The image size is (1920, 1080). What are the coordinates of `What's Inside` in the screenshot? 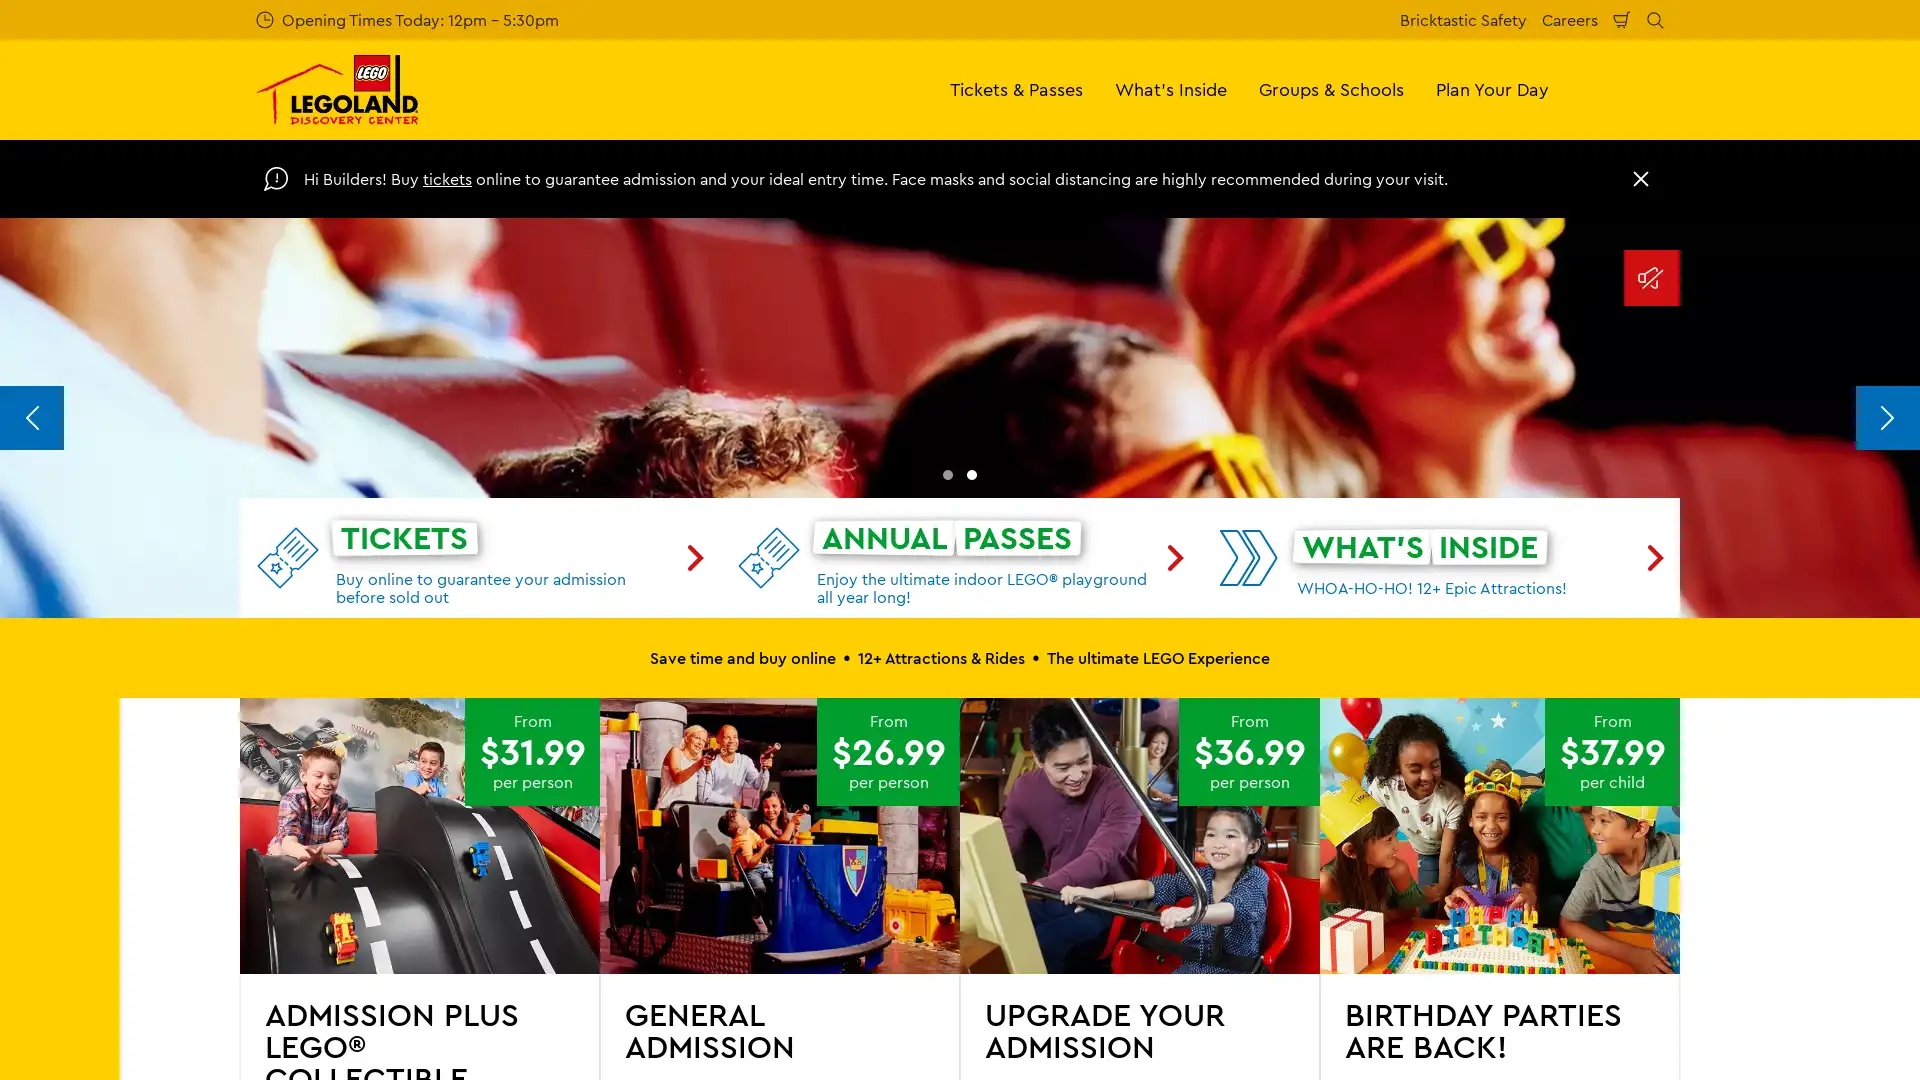 It's located at (1171, 88).